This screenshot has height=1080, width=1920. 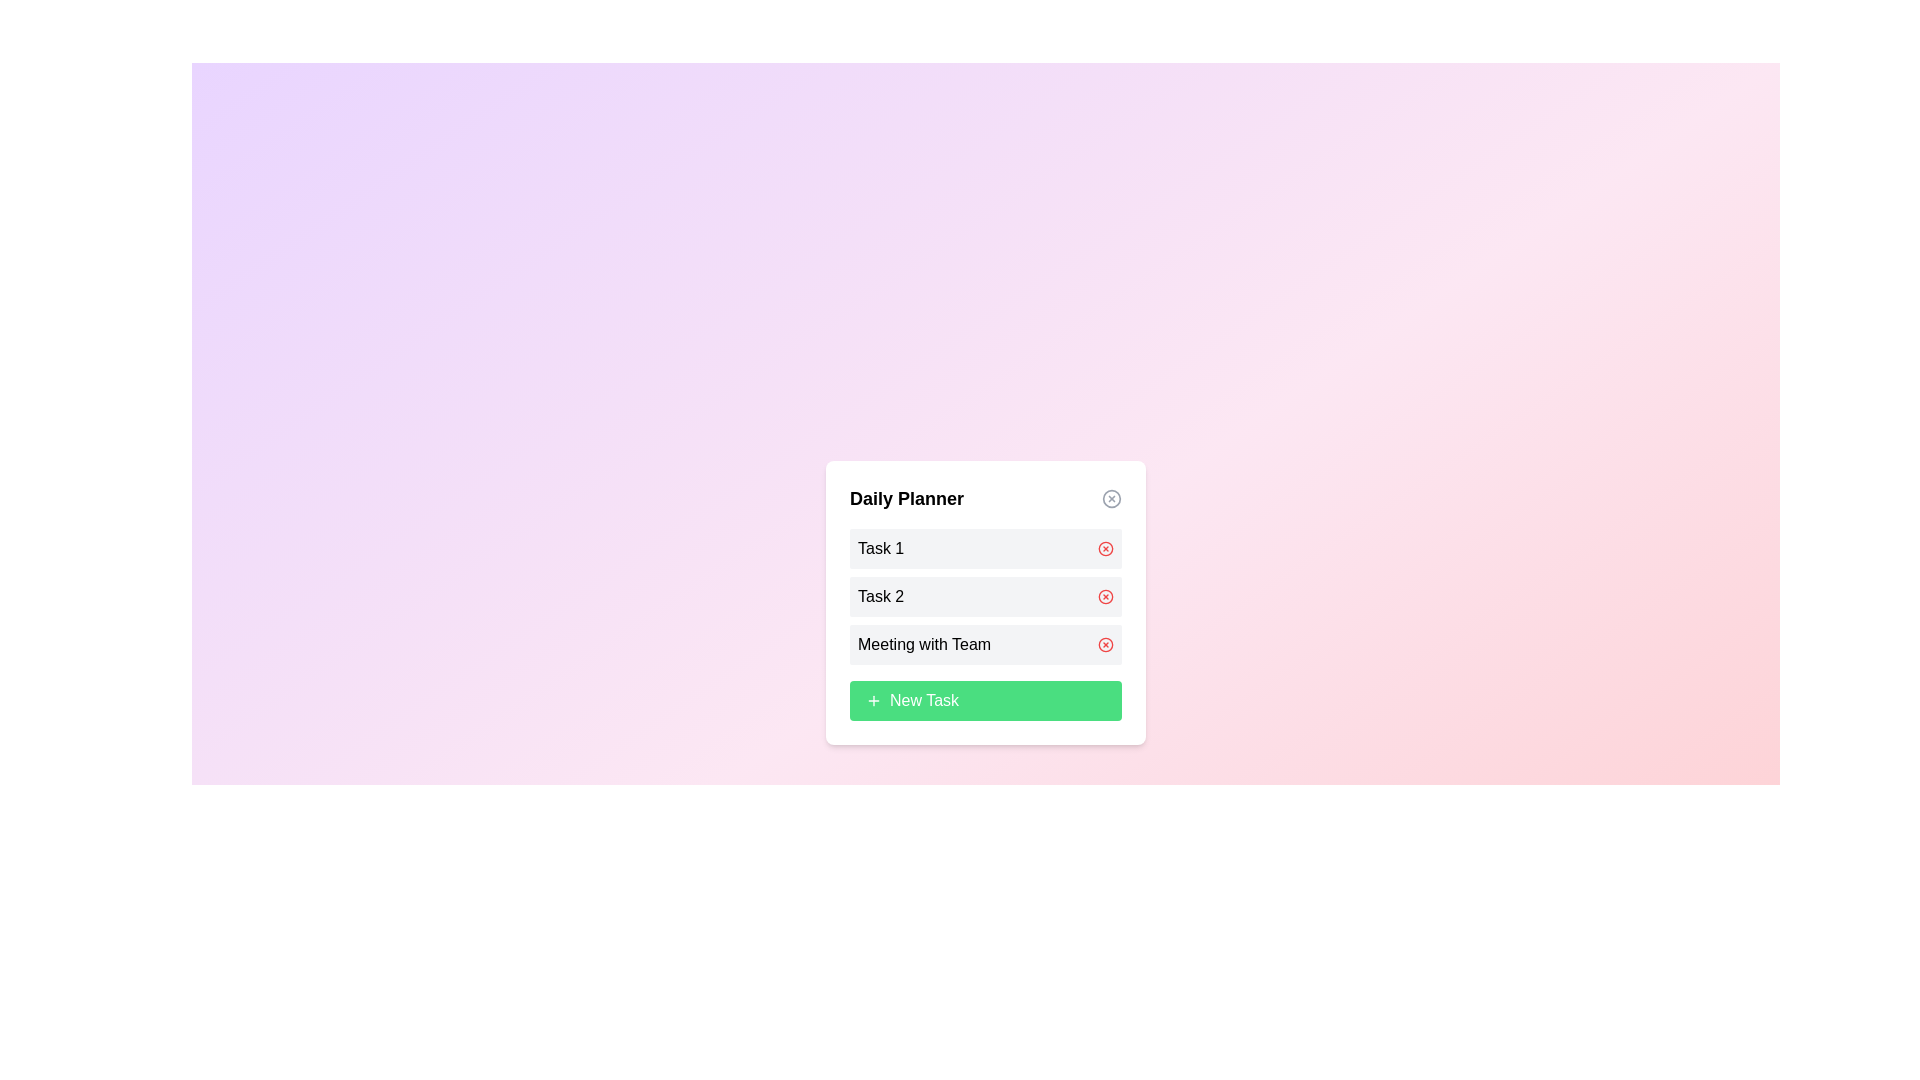 I want to click on the task labeled 'Task 2' by clicking its associated delete button, so click(x=1104, y=596).